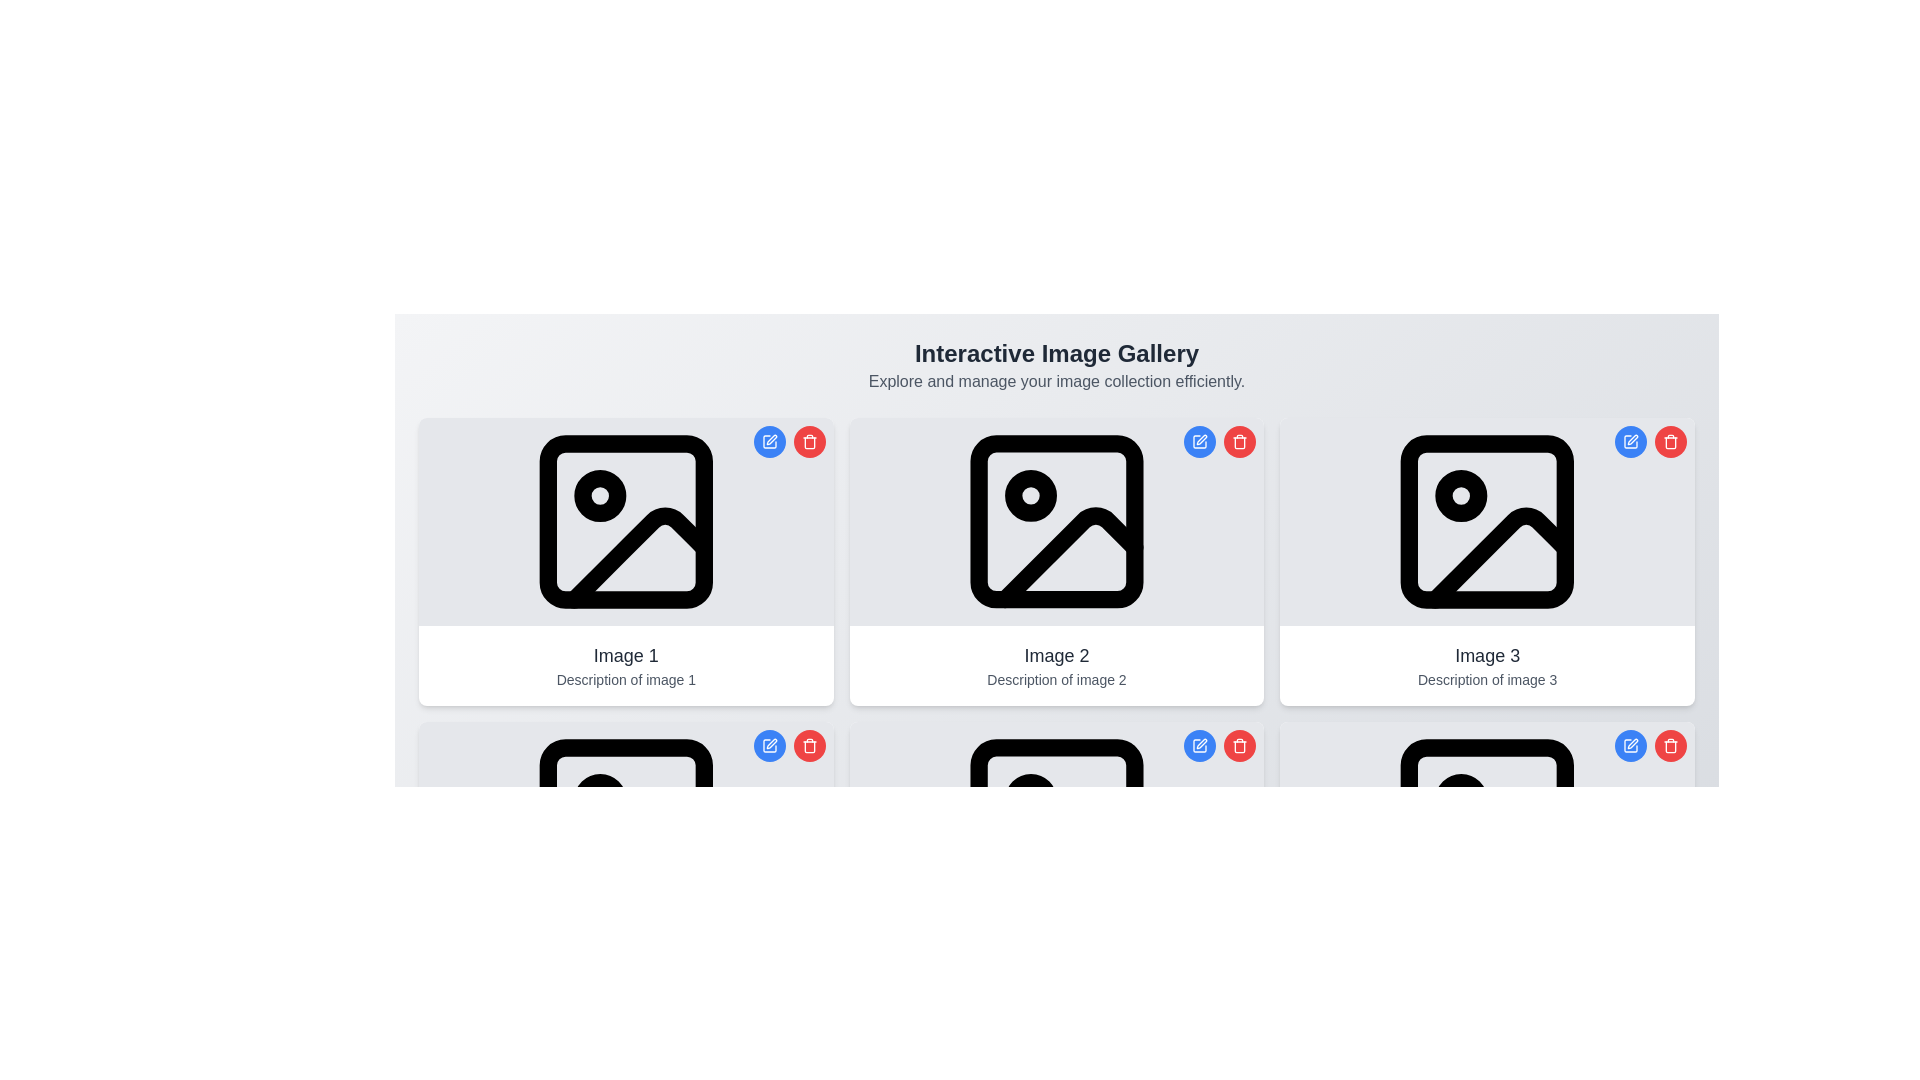  What do you see at coordinates (1670, 745) in the screenshot?
I see `the rounded red button with a trash can icon located in the top-right corner of the card showcasing 'Image 3.'` at bounding box center [1670, 745].